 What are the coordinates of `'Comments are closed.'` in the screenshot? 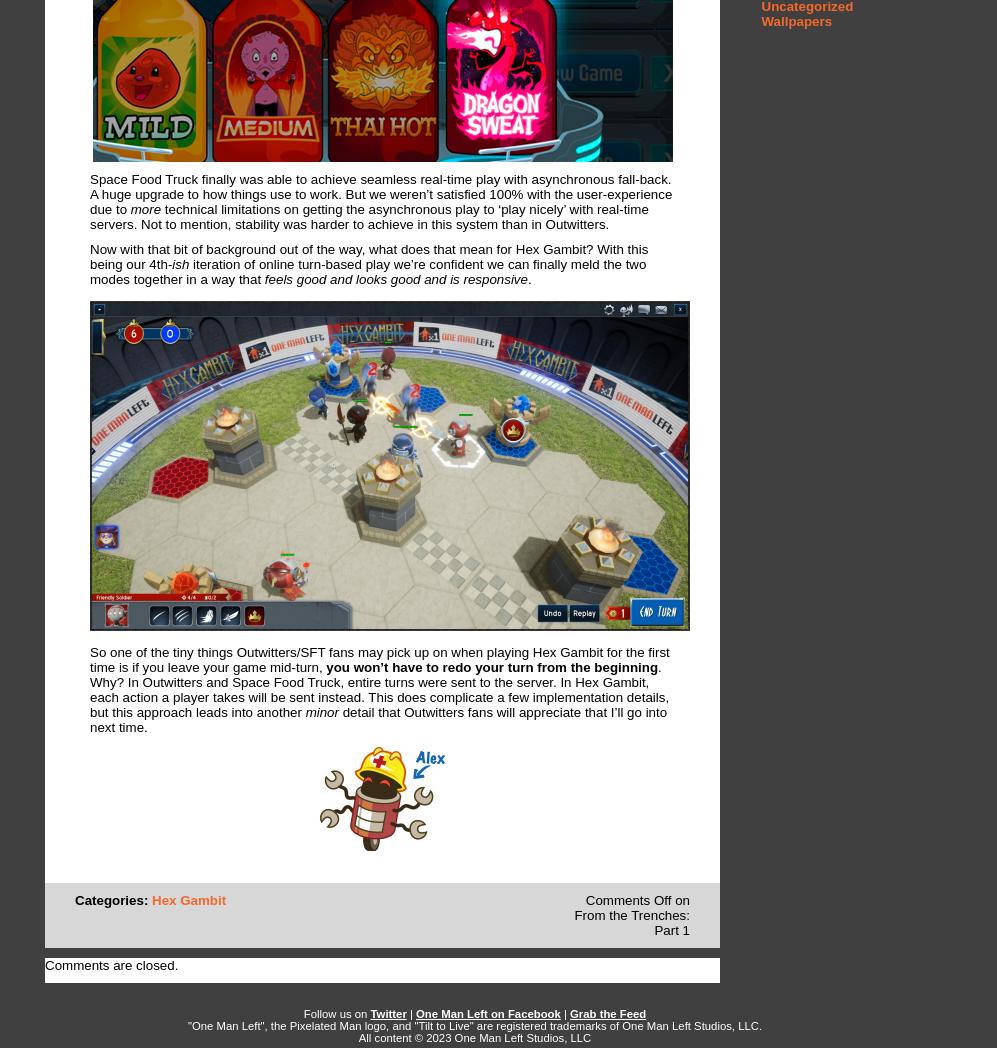 It's located at (111, 964).